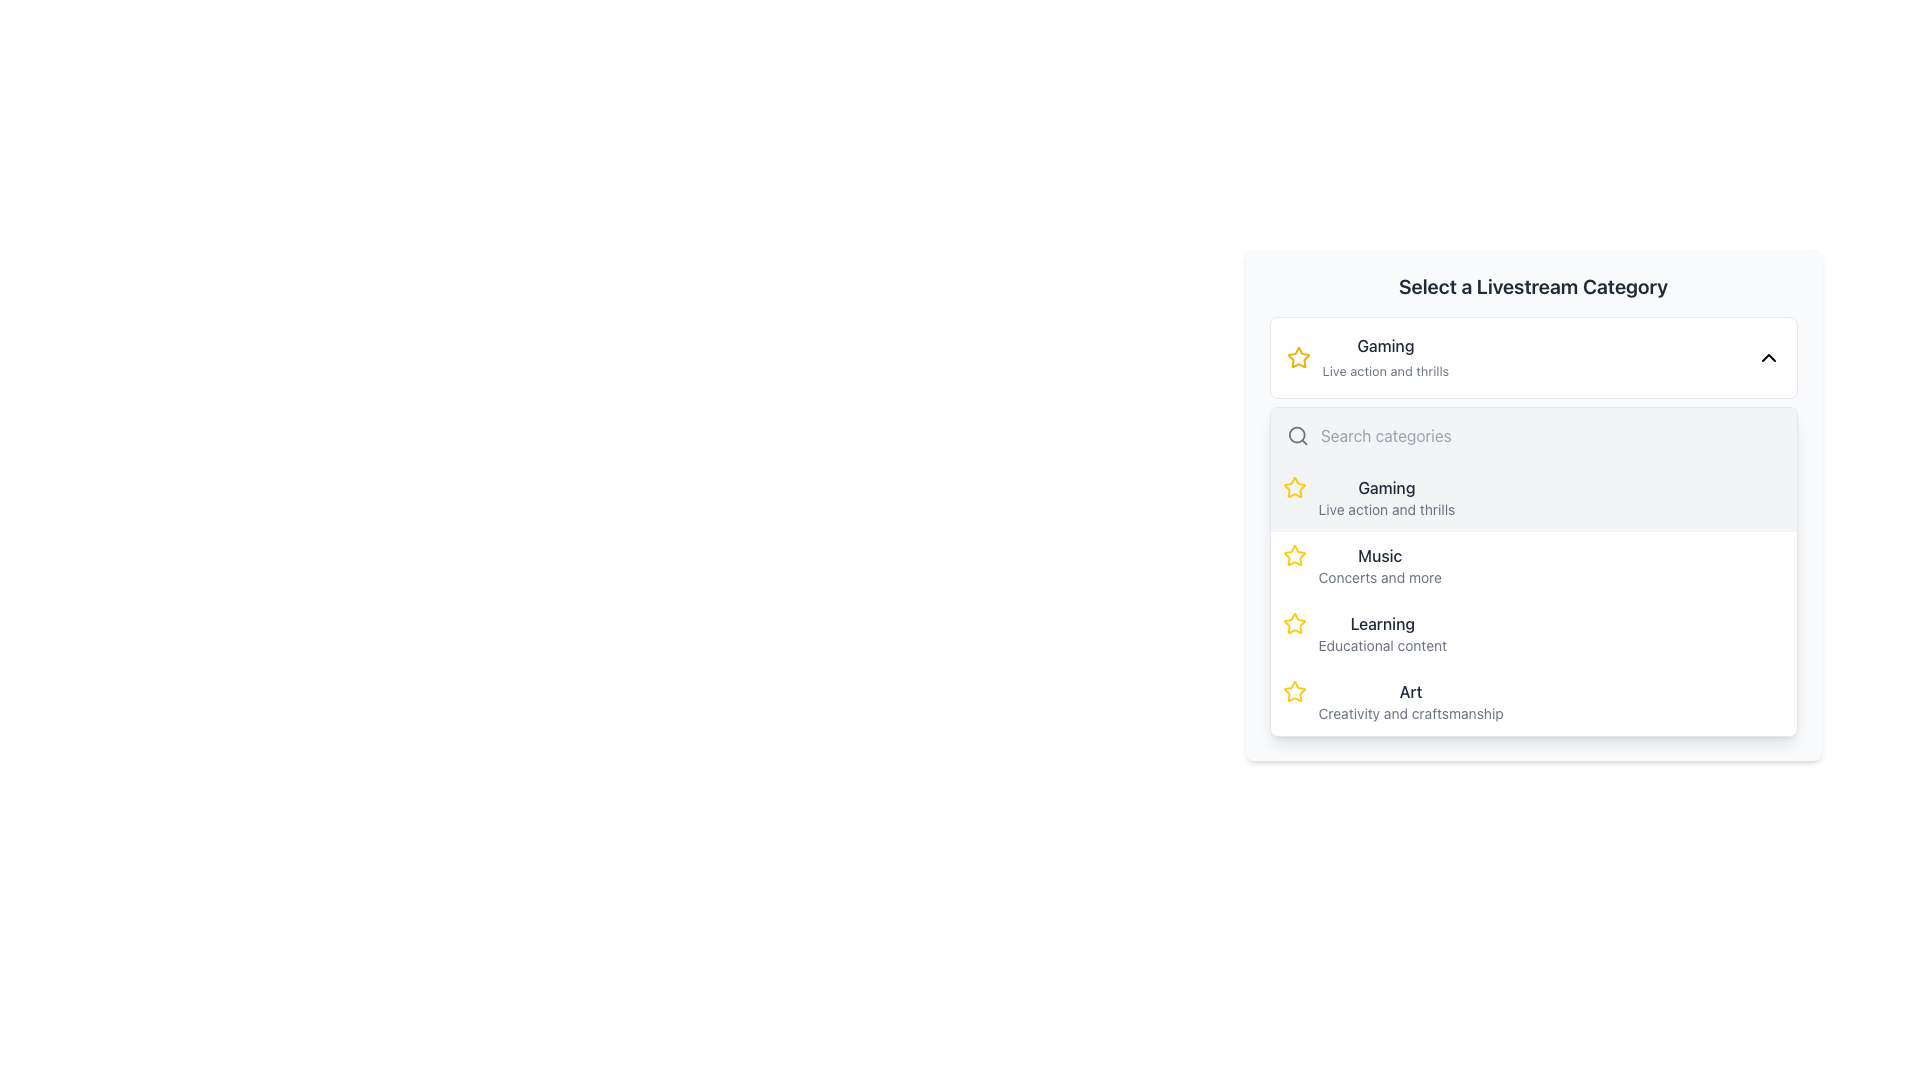 This screenshot has width=1920, height=1080. Describe the element at coordinates (1381, 645) in the screenshot. I see `the descriptive text label that provides supplementary information for the 'Learning' category, located under the 'Select a Livestream Category' section` at that location.